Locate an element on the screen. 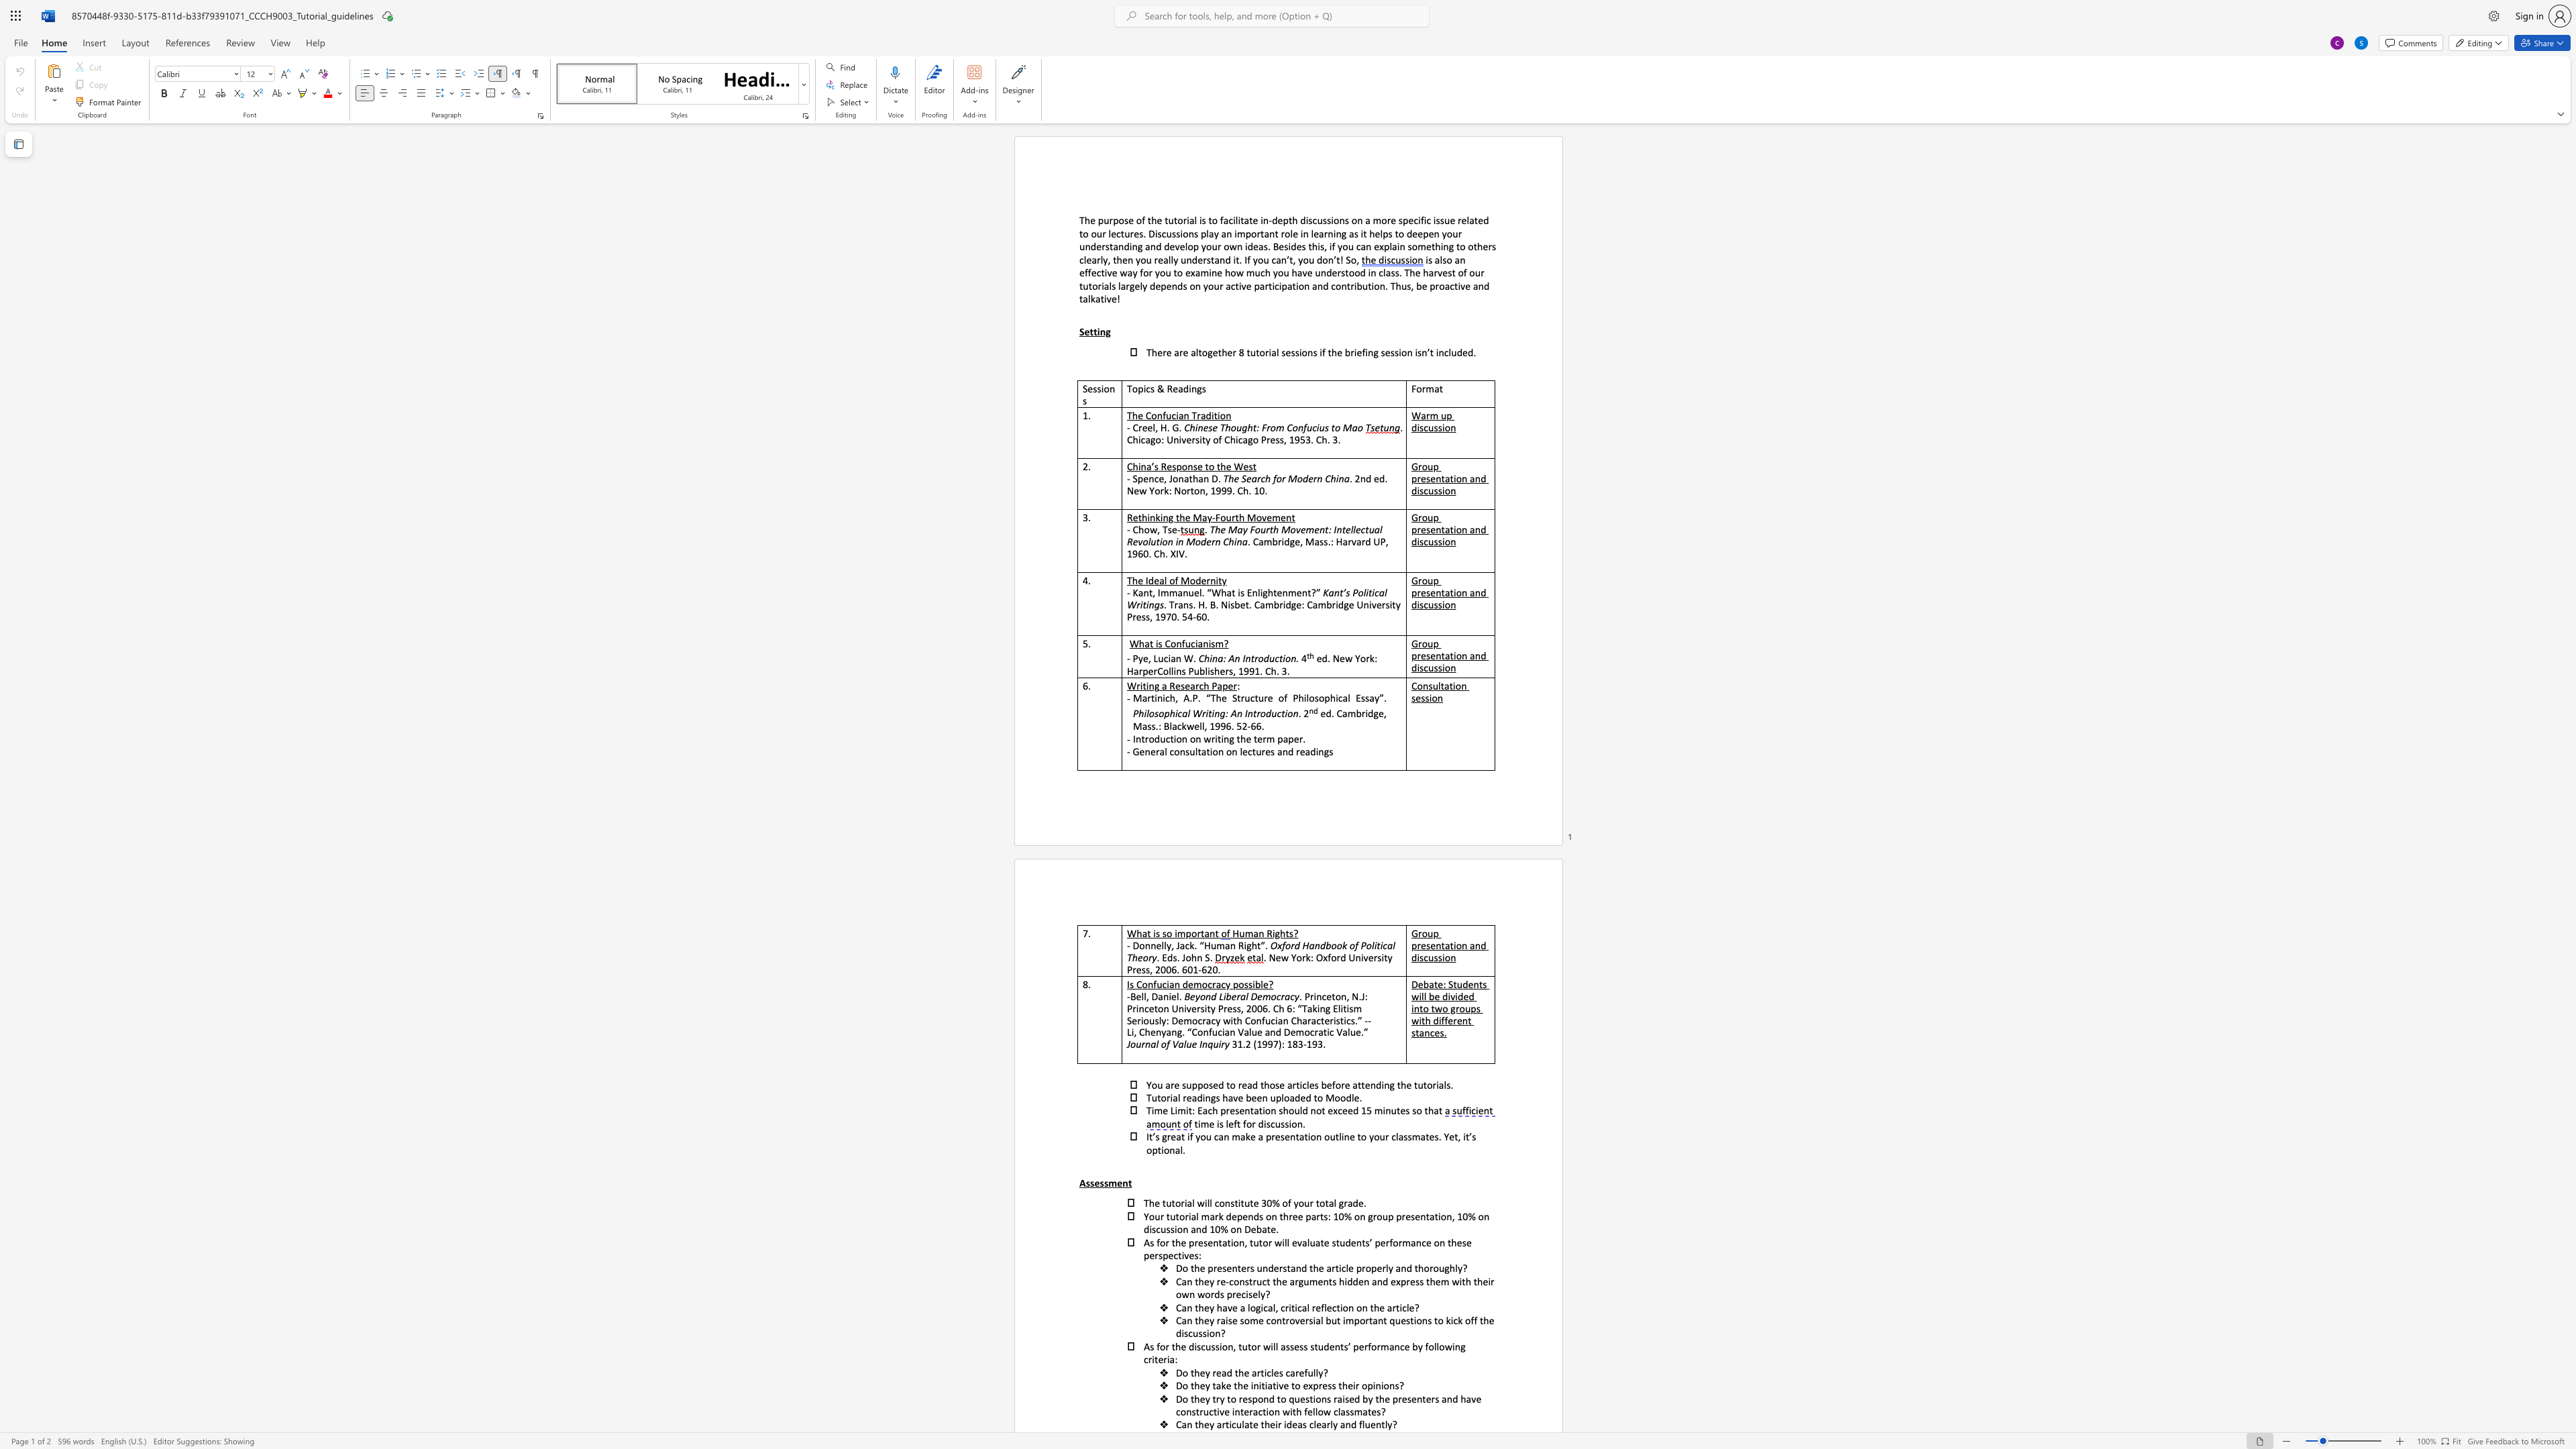  the subset text "Rights" within the text "Human Rights?" is located at coordinates (1265, 933).